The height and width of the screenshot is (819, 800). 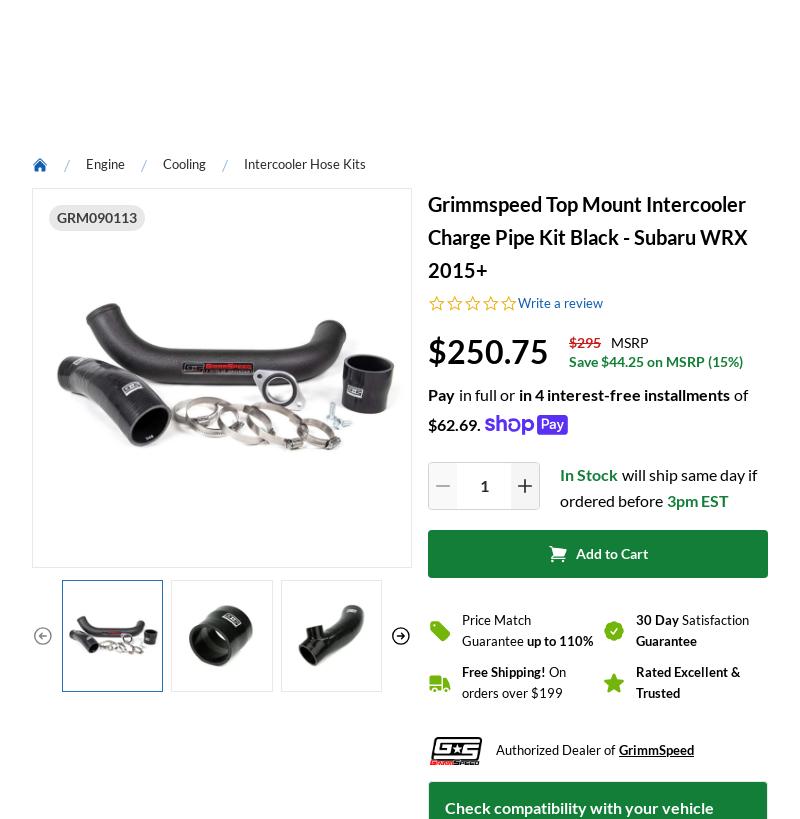 What do you see at coordinates (86, 265) in the screenshot?
I see `'COBB Tuning AccessPORT V3 USB Cable...'` at bounding box center [86, 265].